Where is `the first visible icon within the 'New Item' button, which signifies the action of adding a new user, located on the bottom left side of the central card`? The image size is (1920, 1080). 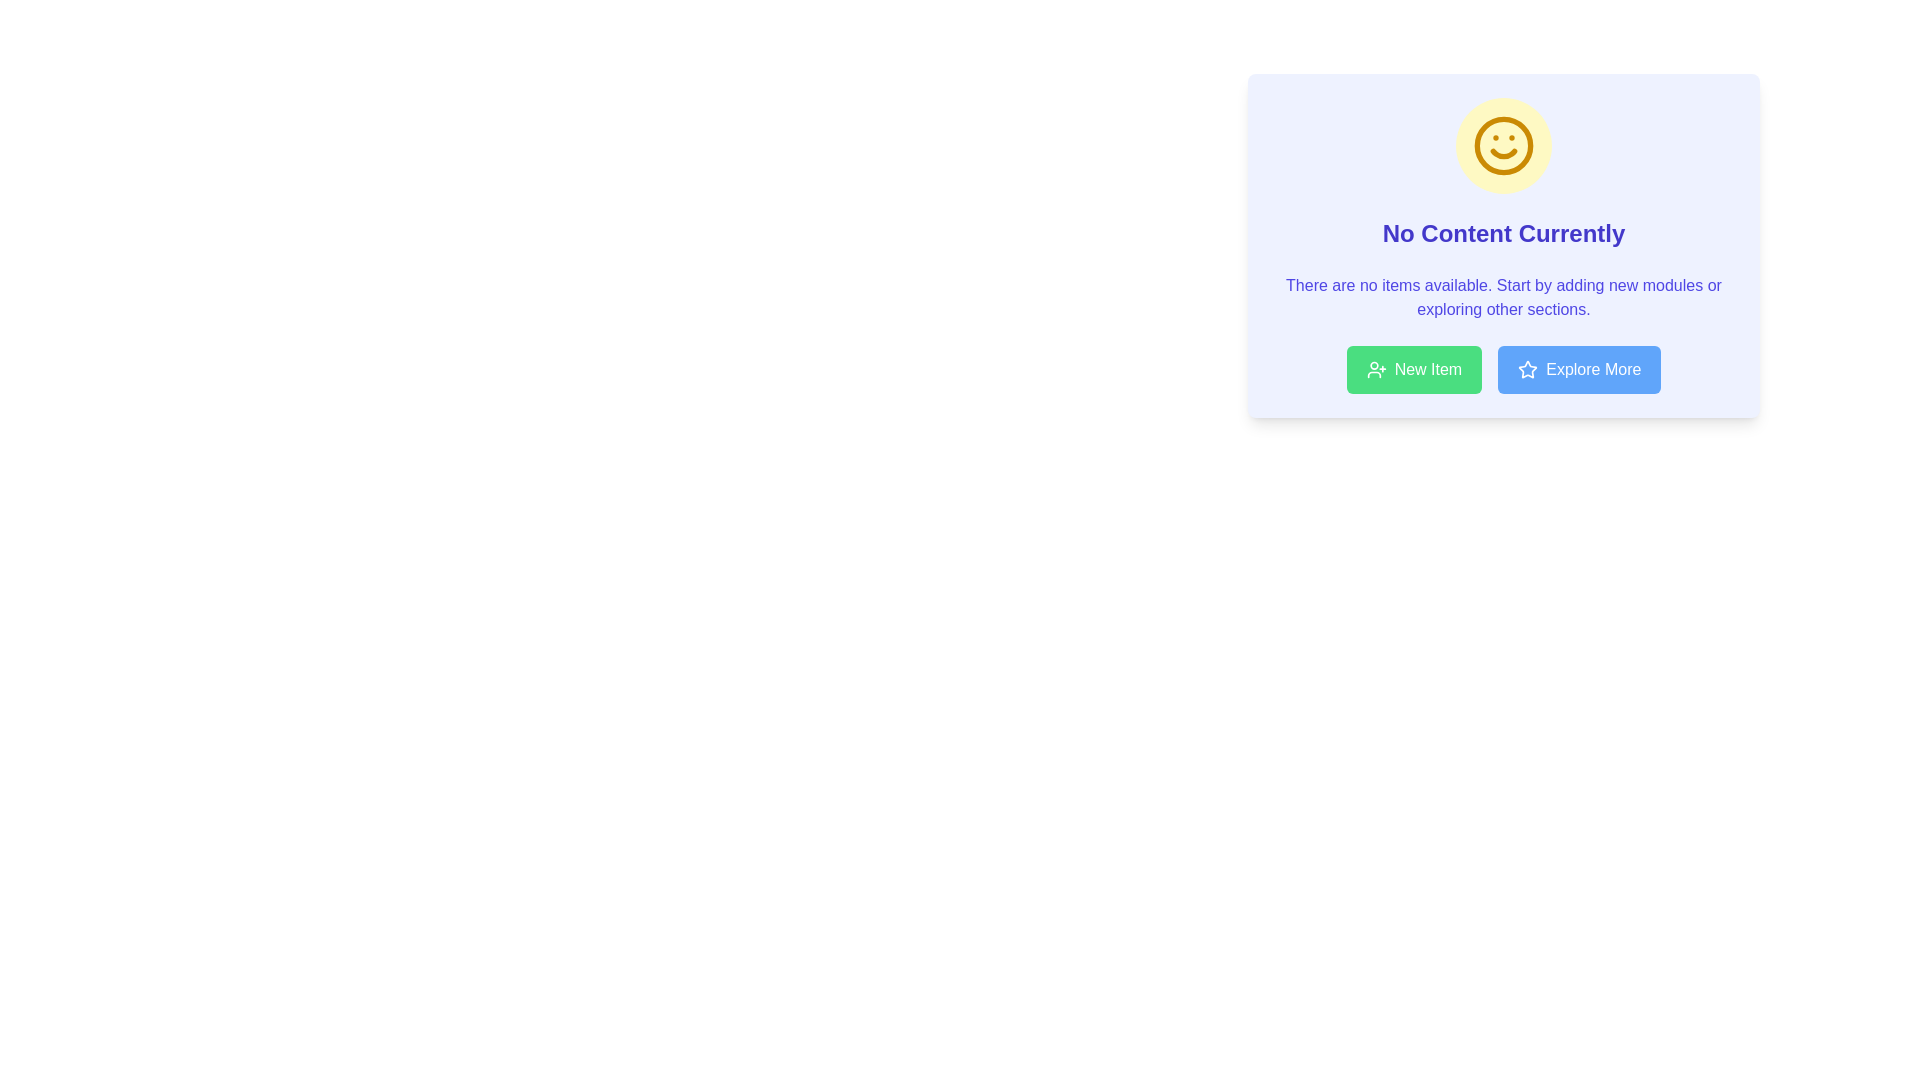 the first visible icon within the 'New Item' button, which signifies the action of adding a new user, located on the bottom left side of the central card is located at coordinates (1375, 370).